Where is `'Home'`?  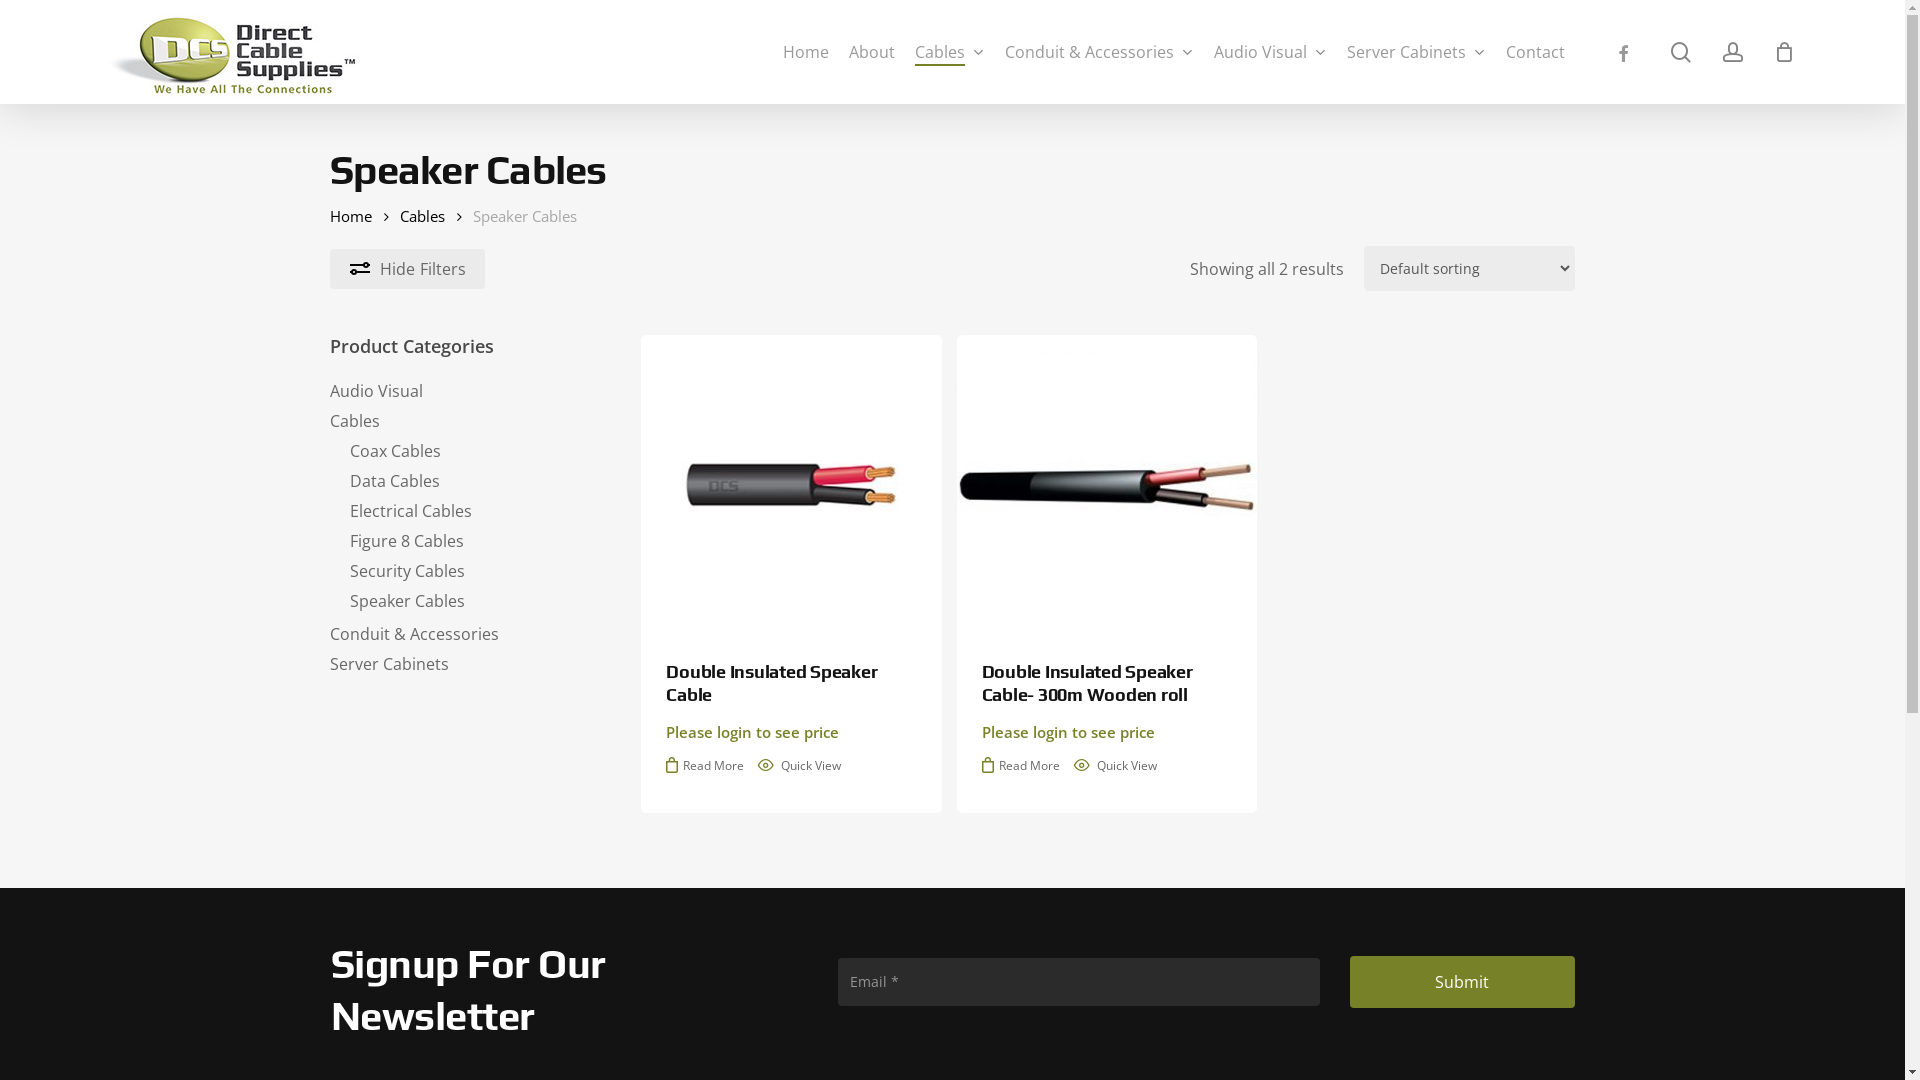 'Home' is located at coordinates (350, 216).